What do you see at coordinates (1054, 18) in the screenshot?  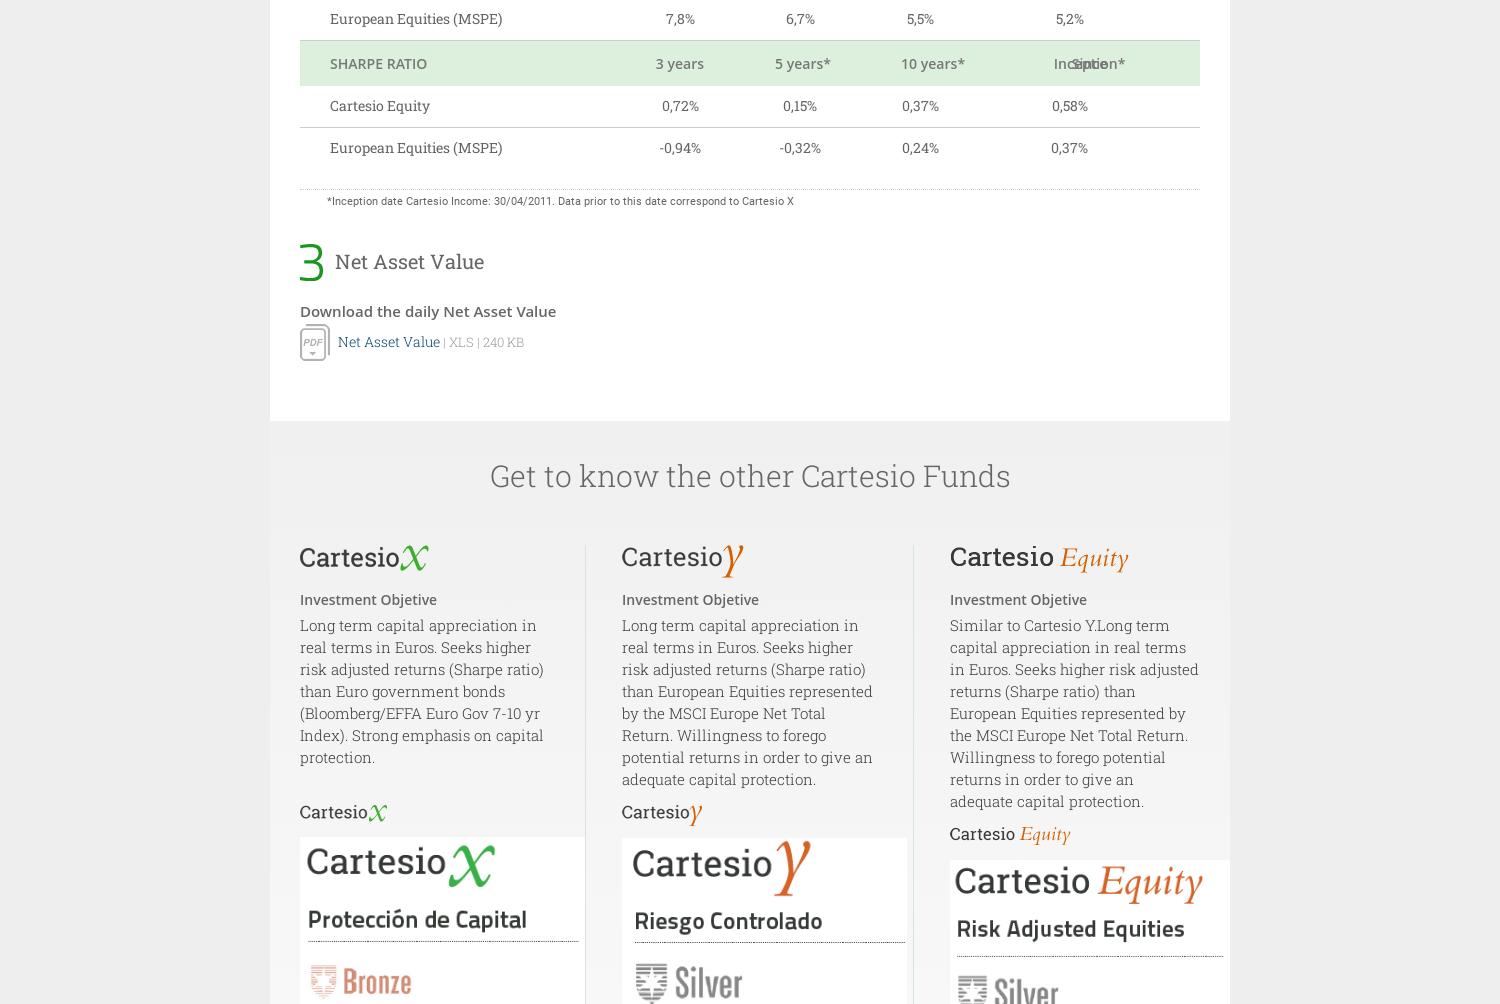 I see `'5,2%'` at bounding box center [1054, 18].